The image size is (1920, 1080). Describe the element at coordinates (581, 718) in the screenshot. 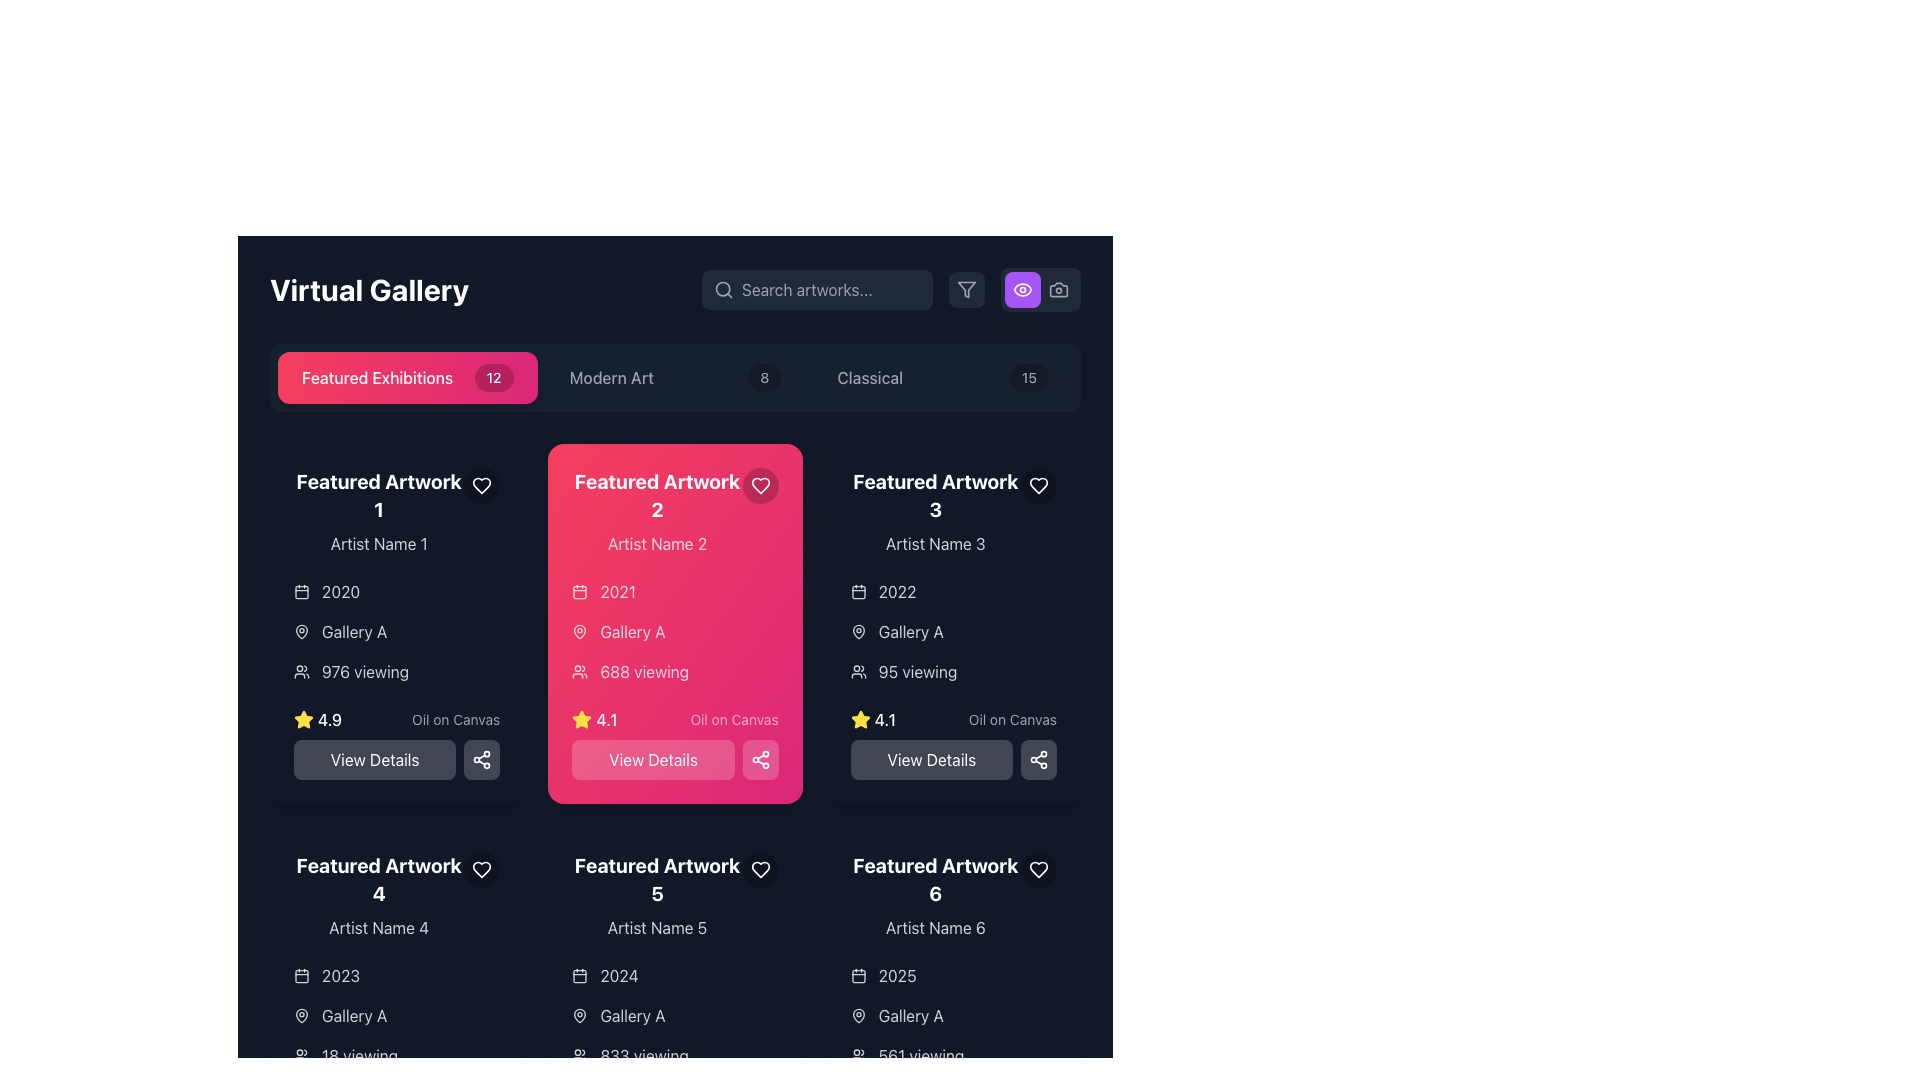

I see `the yellow star icon representing the rating symbol for 'Featured Artwork 2', located beneath the viewing count and next to the artwork's rating text` at that location.